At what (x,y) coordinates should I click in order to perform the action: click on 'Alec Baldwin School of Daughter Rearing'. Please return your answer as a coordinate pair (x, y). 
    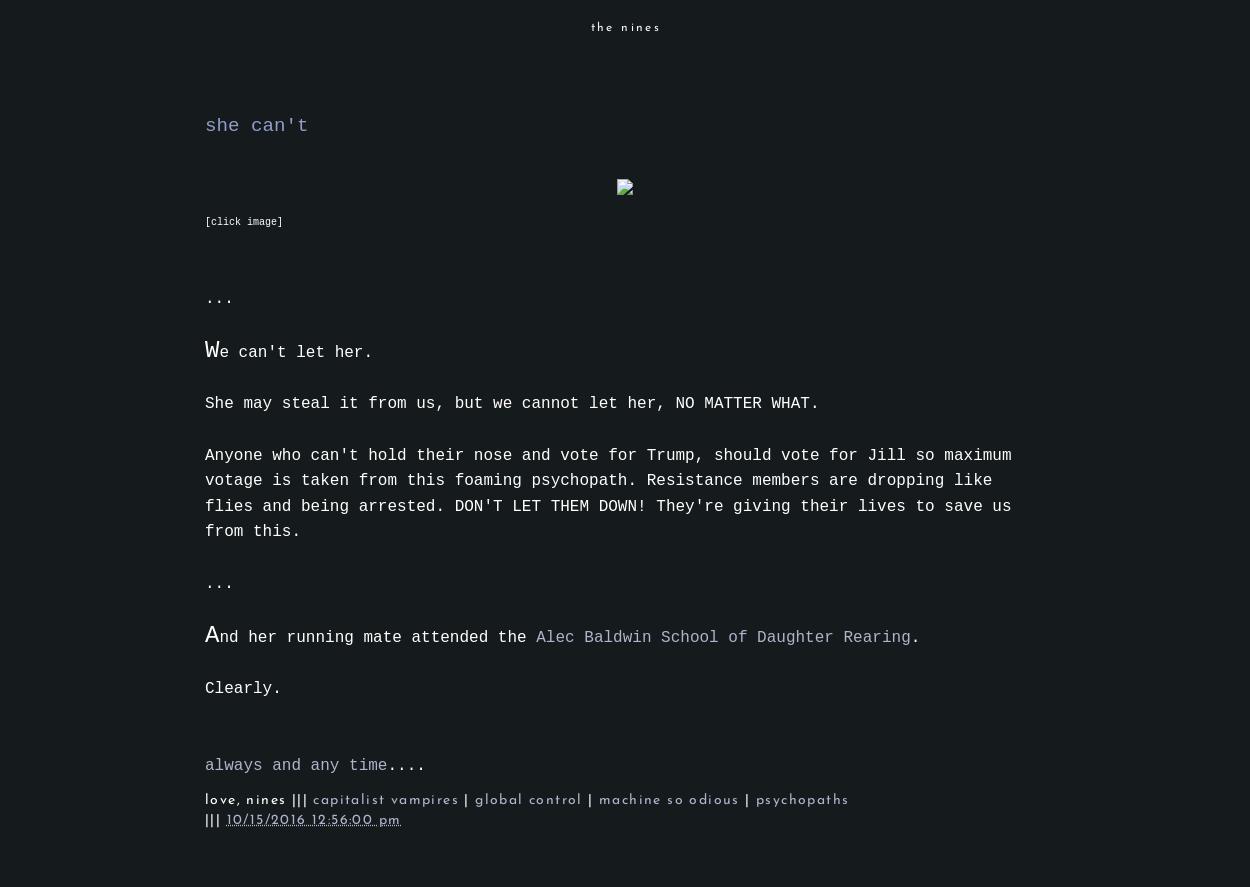
    Looking at the image, I should click on (536, 637).